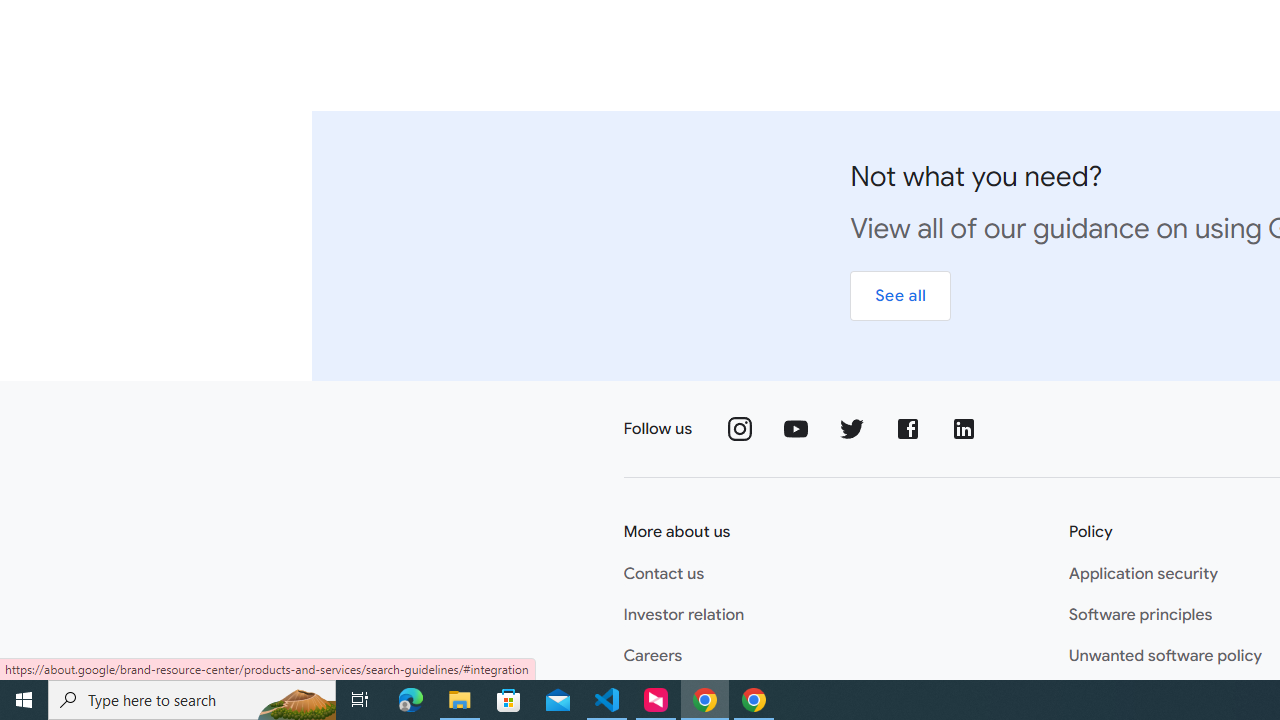 The image size is (1280, 720). I want to click on 'Follow us on YouTube', so click(795, 428).